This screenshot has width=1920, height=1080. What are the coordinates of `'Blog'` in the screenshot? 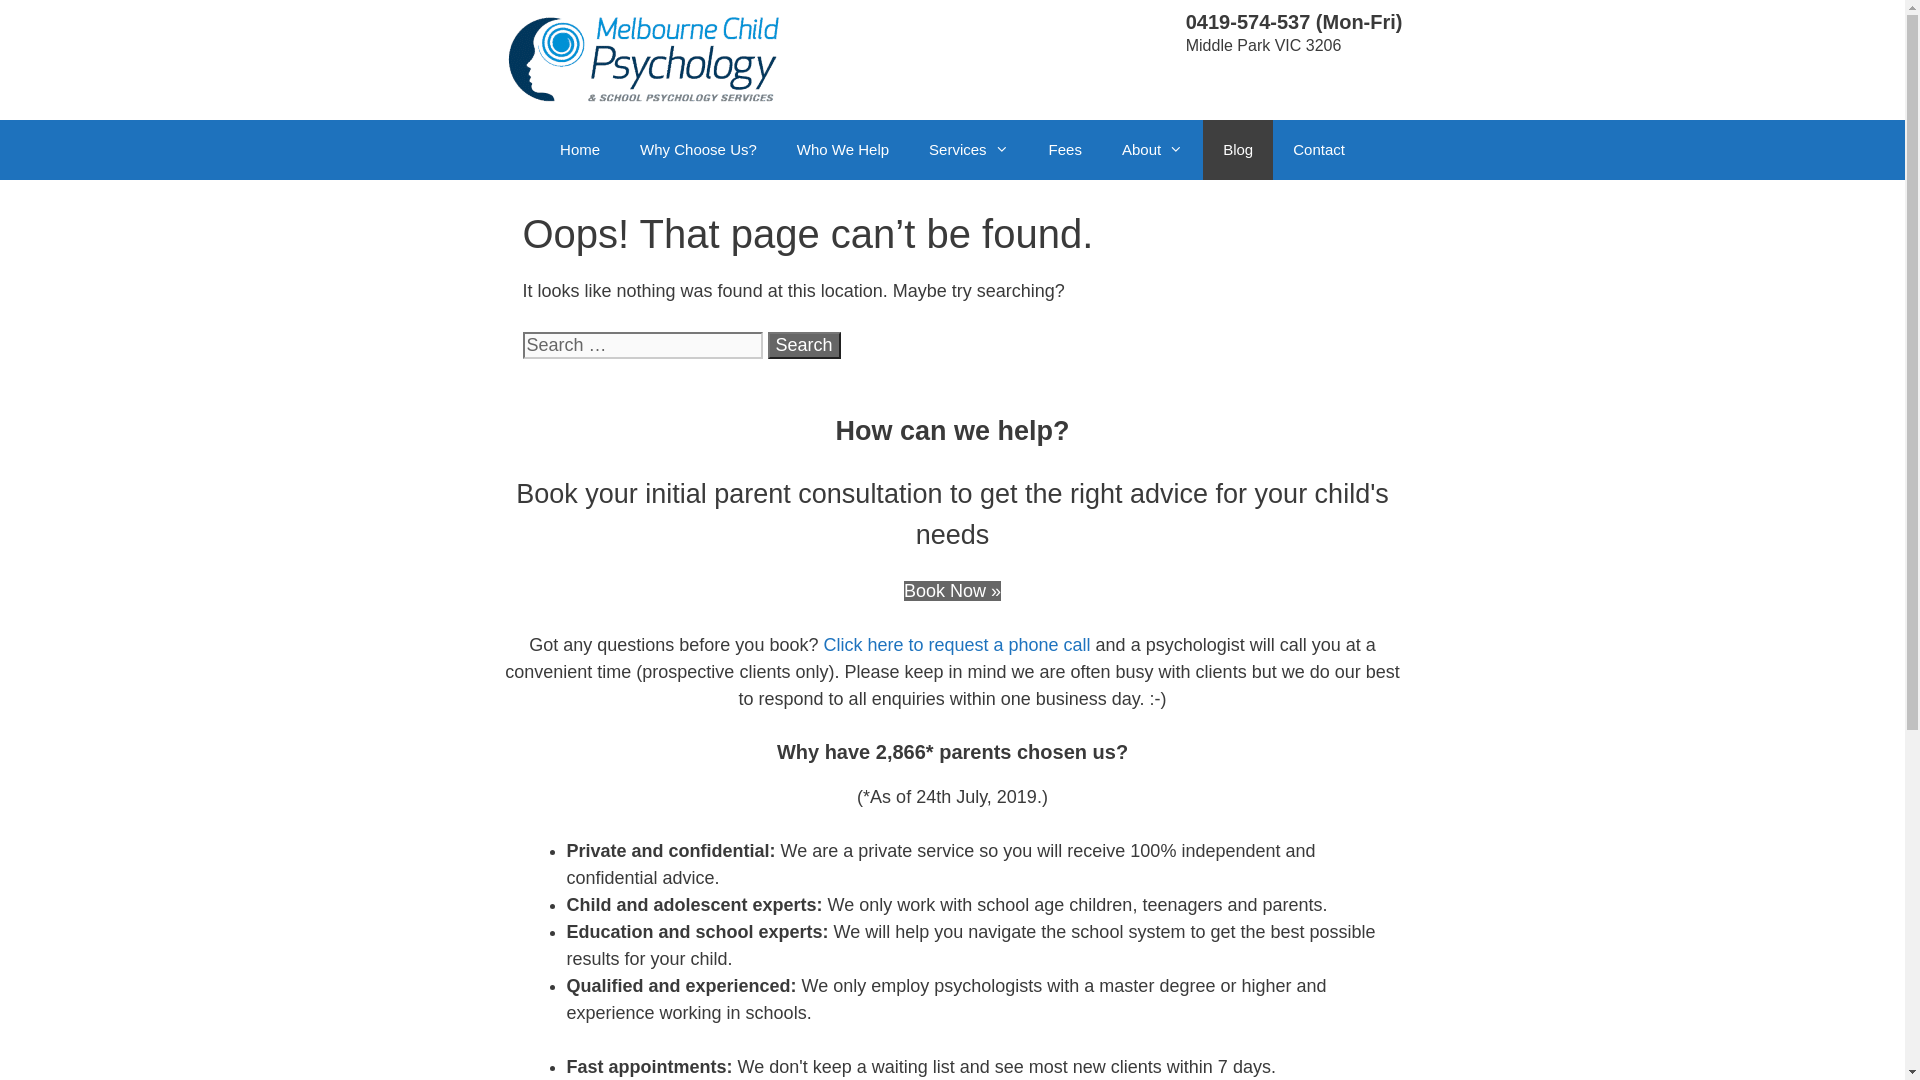 It's located at (1237, 149).